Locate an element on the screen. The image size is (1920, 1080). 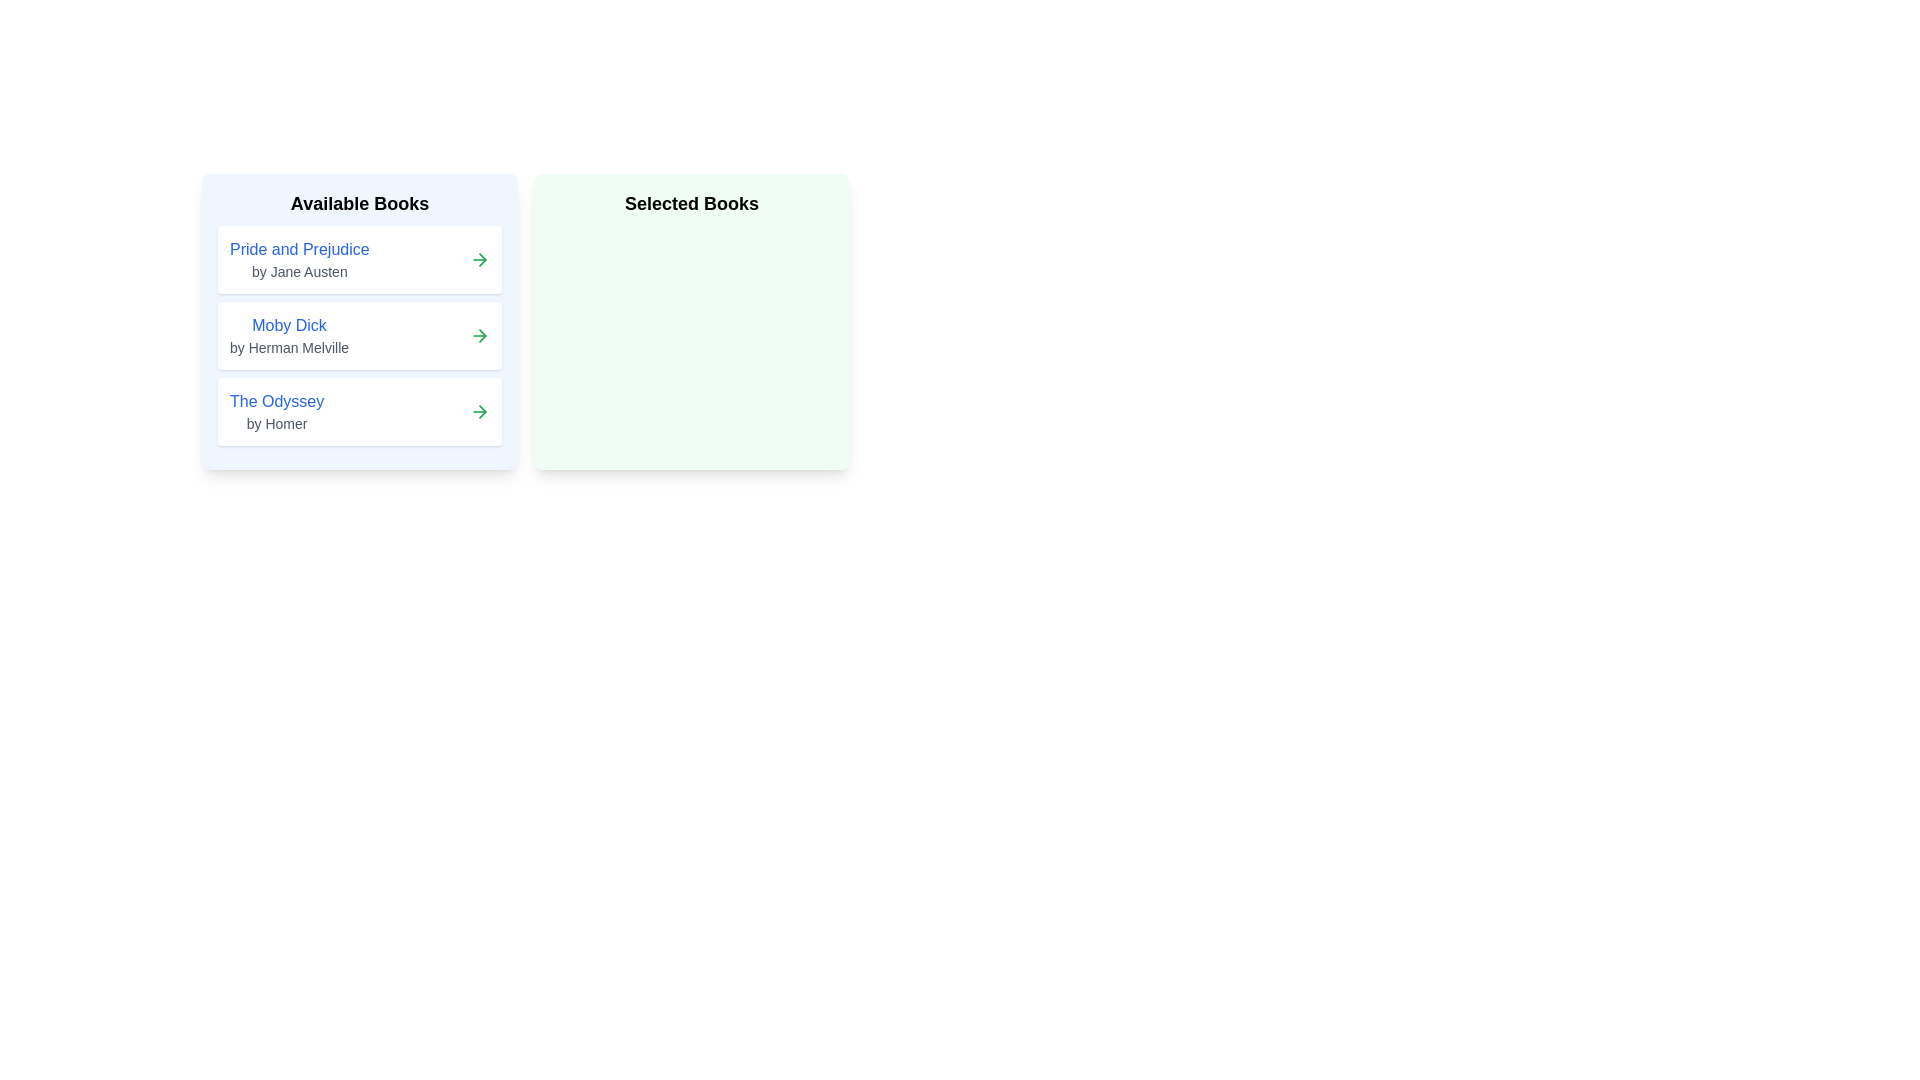
the text label displaying 'by Jane Austen', which is styled in gray and located directly beneath the 'Pride and Prejudice' link in the 'Available Books' section is located at coordinates (298, 272).